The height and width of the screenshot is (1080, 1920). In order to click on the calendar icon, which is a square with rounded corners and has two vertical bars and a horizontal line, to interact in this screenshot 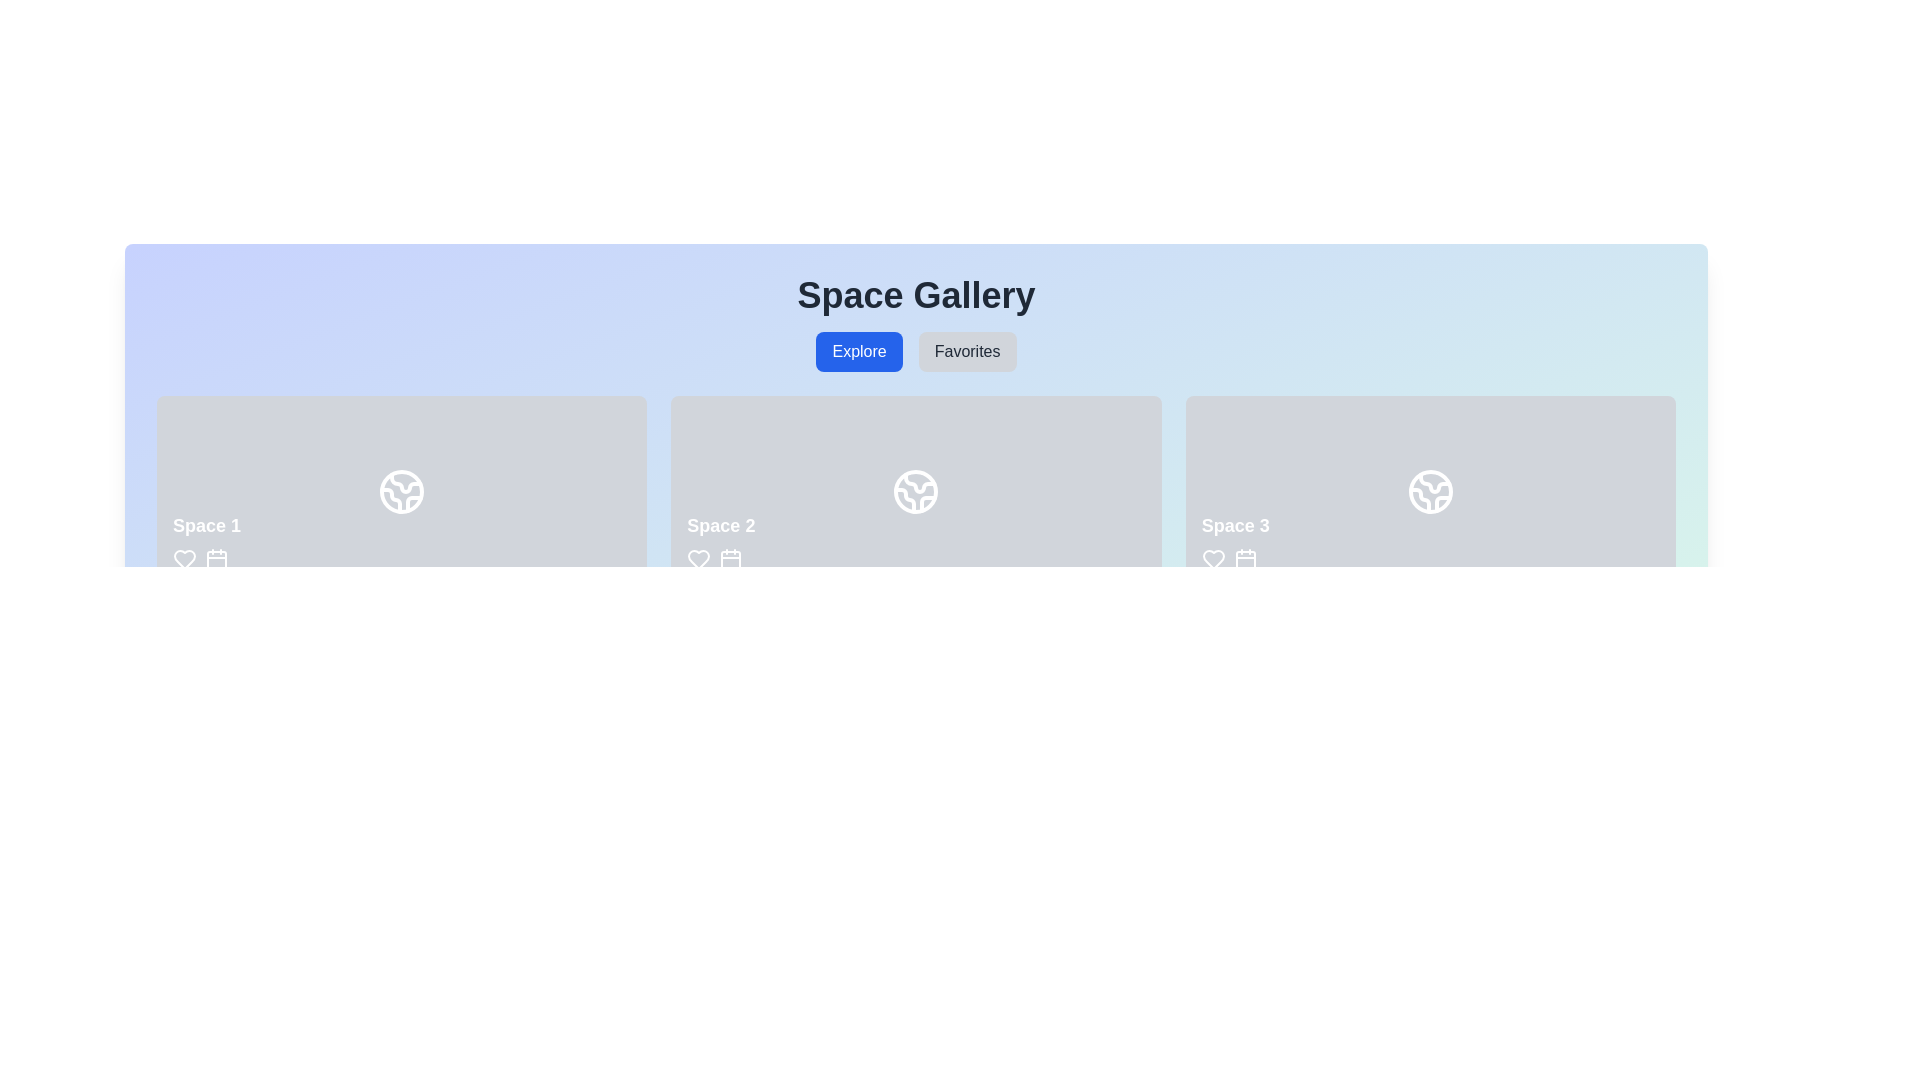, I will do `click(1244, 559)`.